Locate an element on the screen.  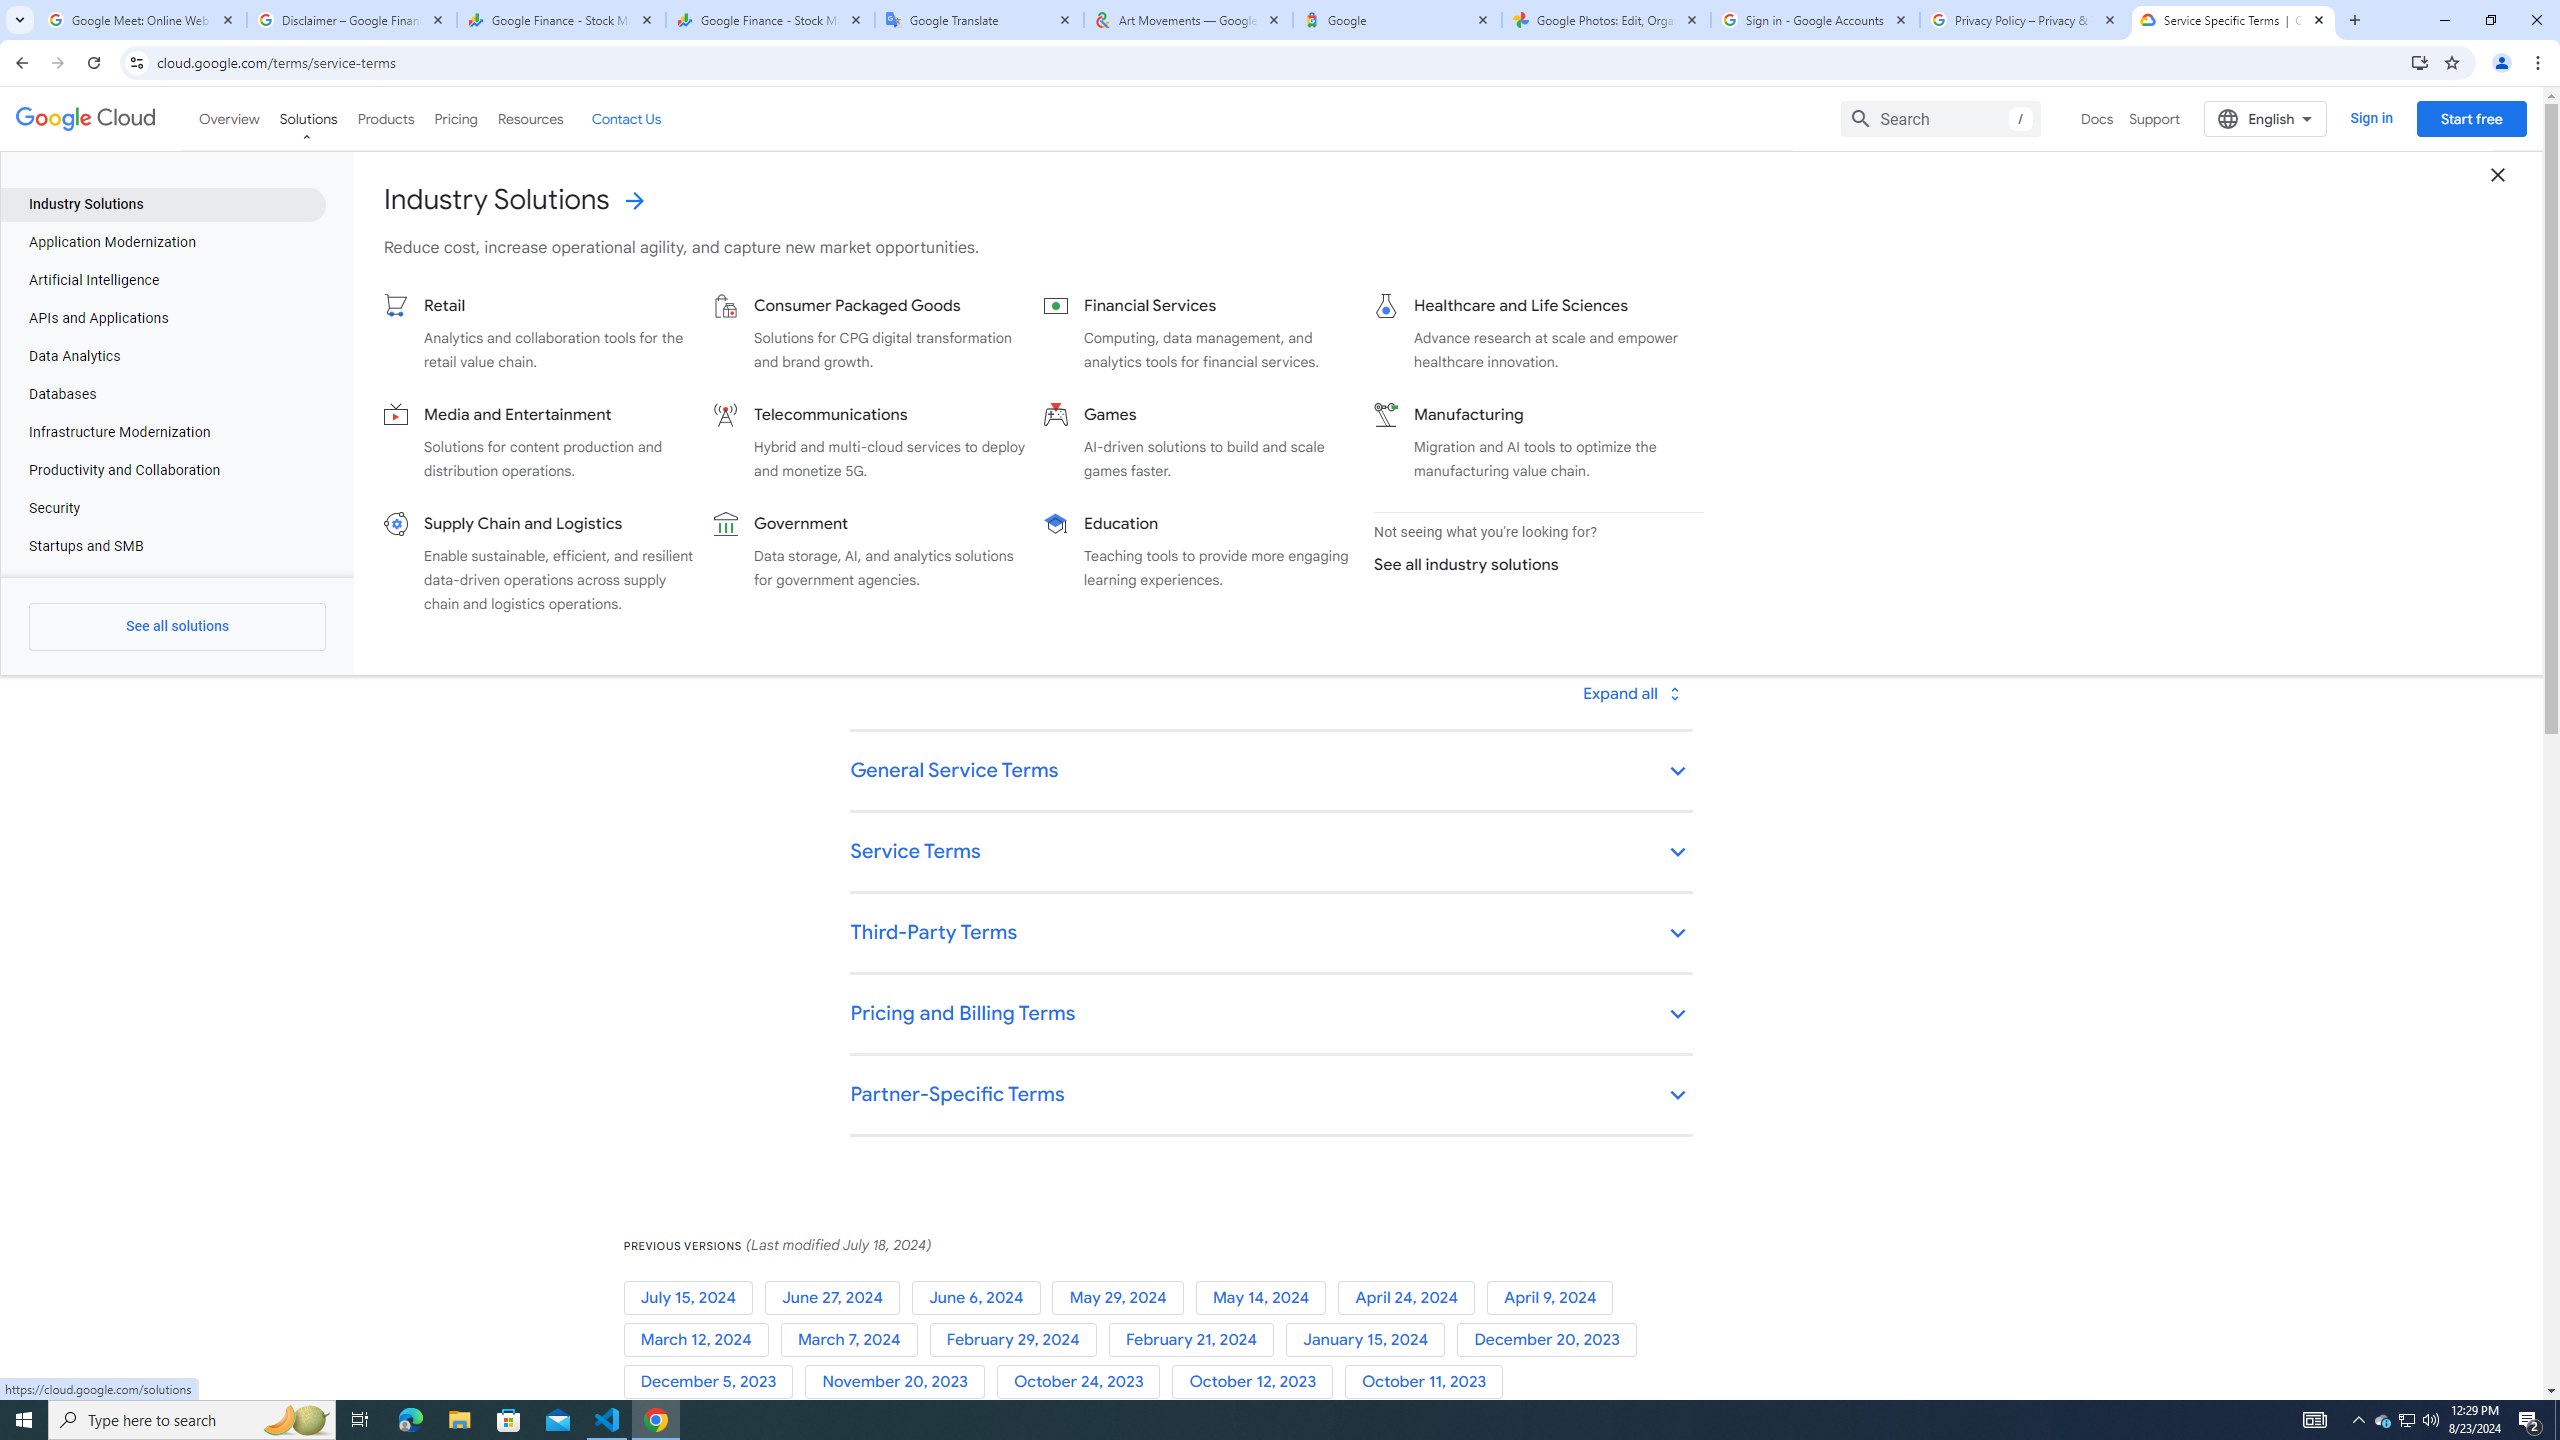
'December 5, 2023' is located at coordinates (713, 1382).